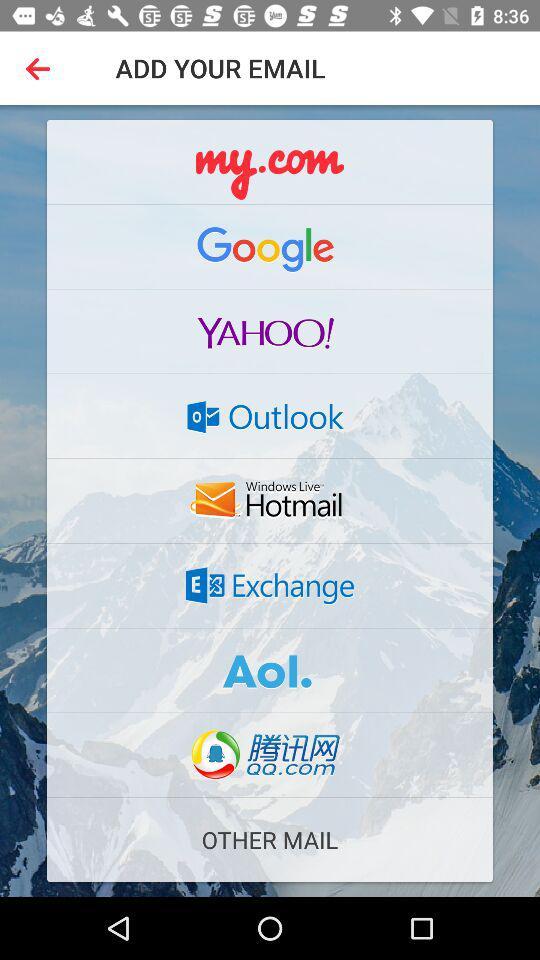  Describe the element at coordinates (270, 500) in the screenshot. I see `hotmail option` at that location.